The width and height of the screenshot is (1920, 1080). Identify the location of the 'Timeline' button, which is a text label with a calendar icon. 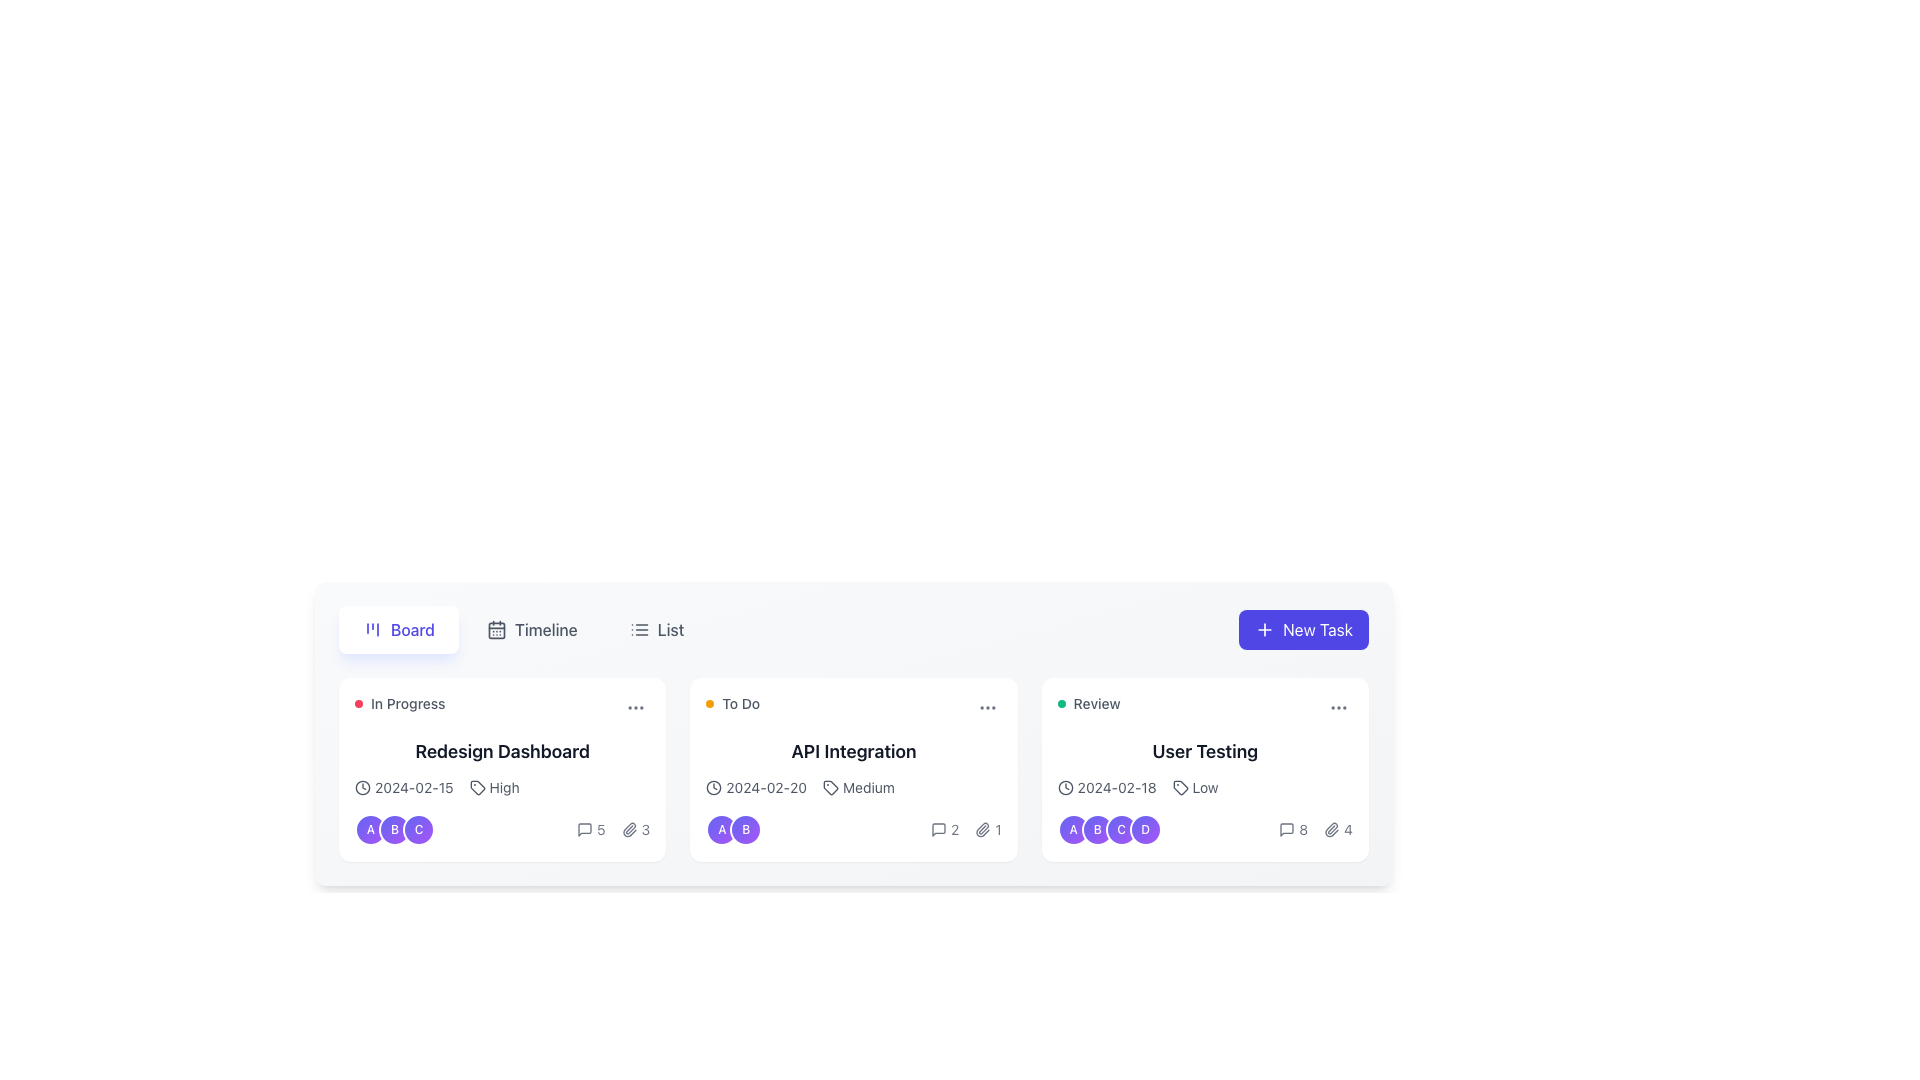
(532, 628).